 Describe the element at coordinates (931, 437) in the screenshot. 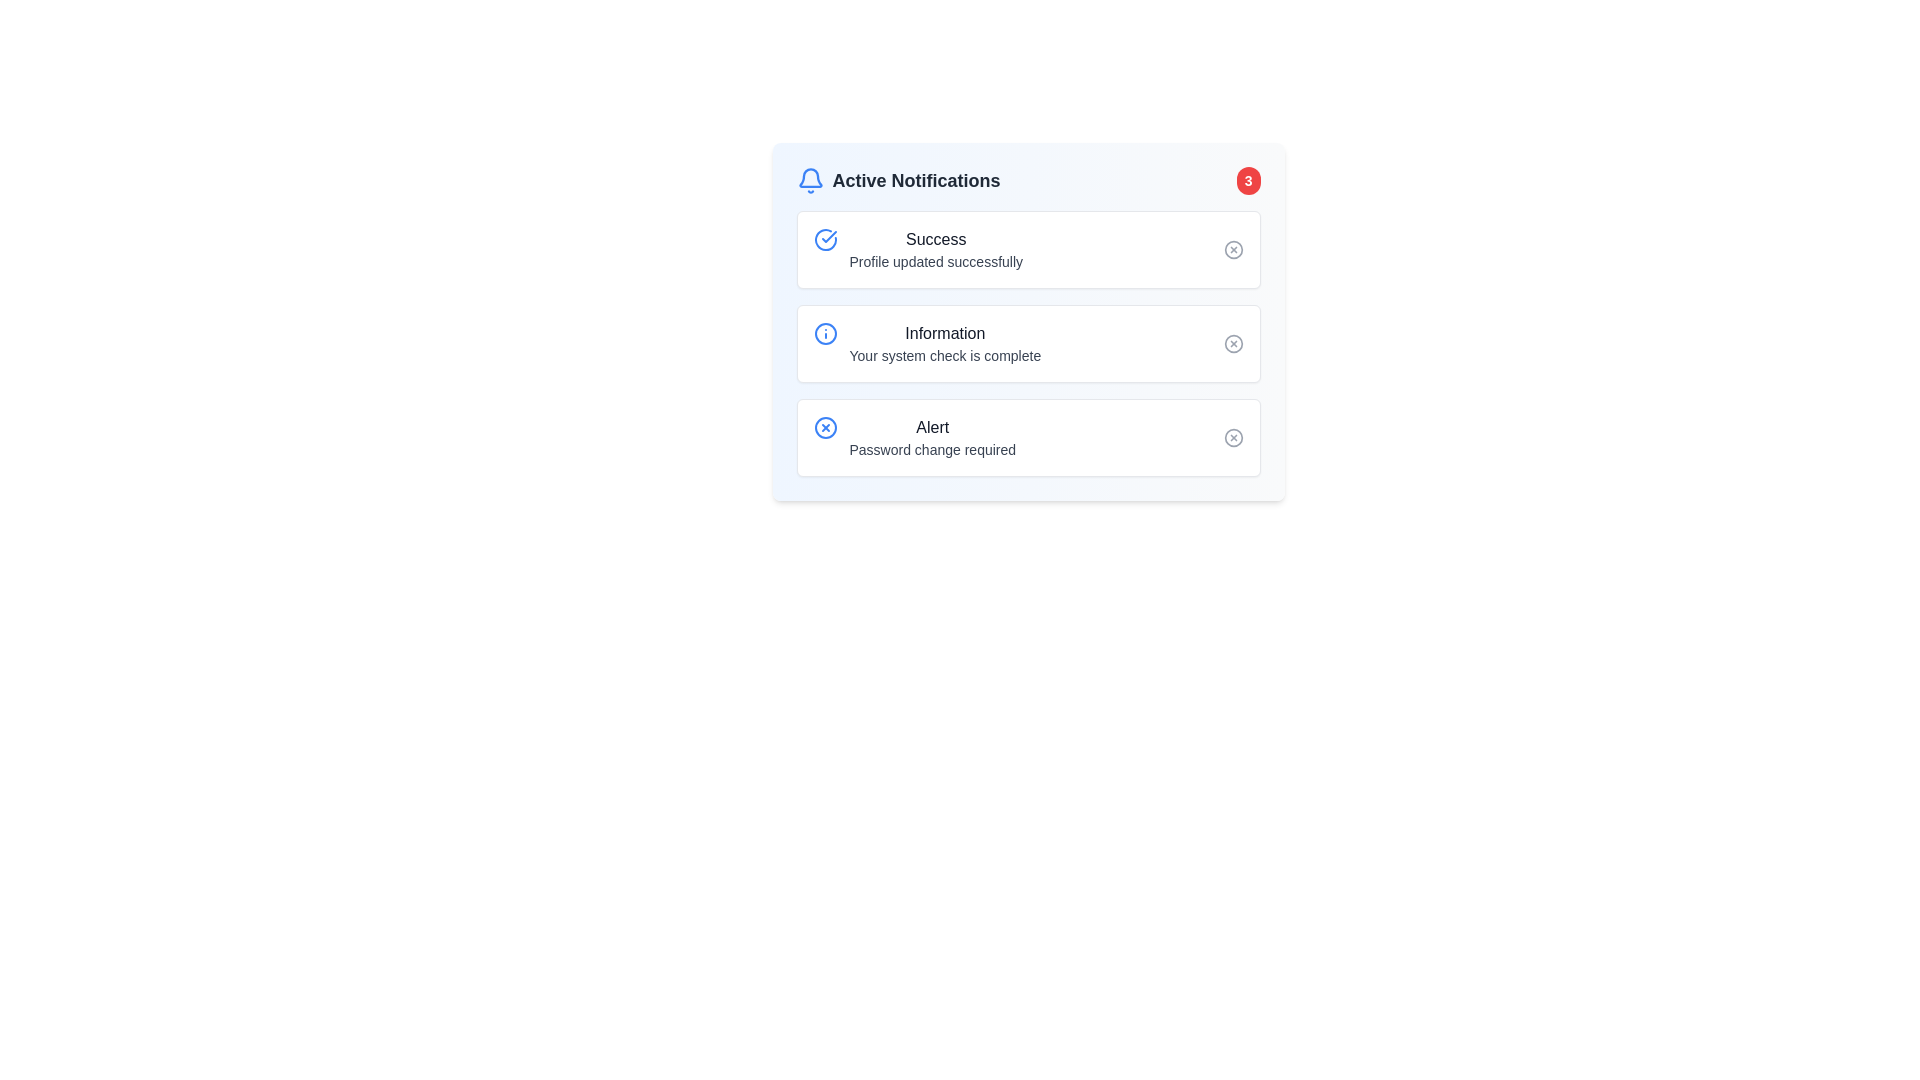

I see `the notification message alerting about a required password change, located in the third position of a vertically arranged list, between a blue circular icon with an 'X' and an interactive 'close' button` at that location.